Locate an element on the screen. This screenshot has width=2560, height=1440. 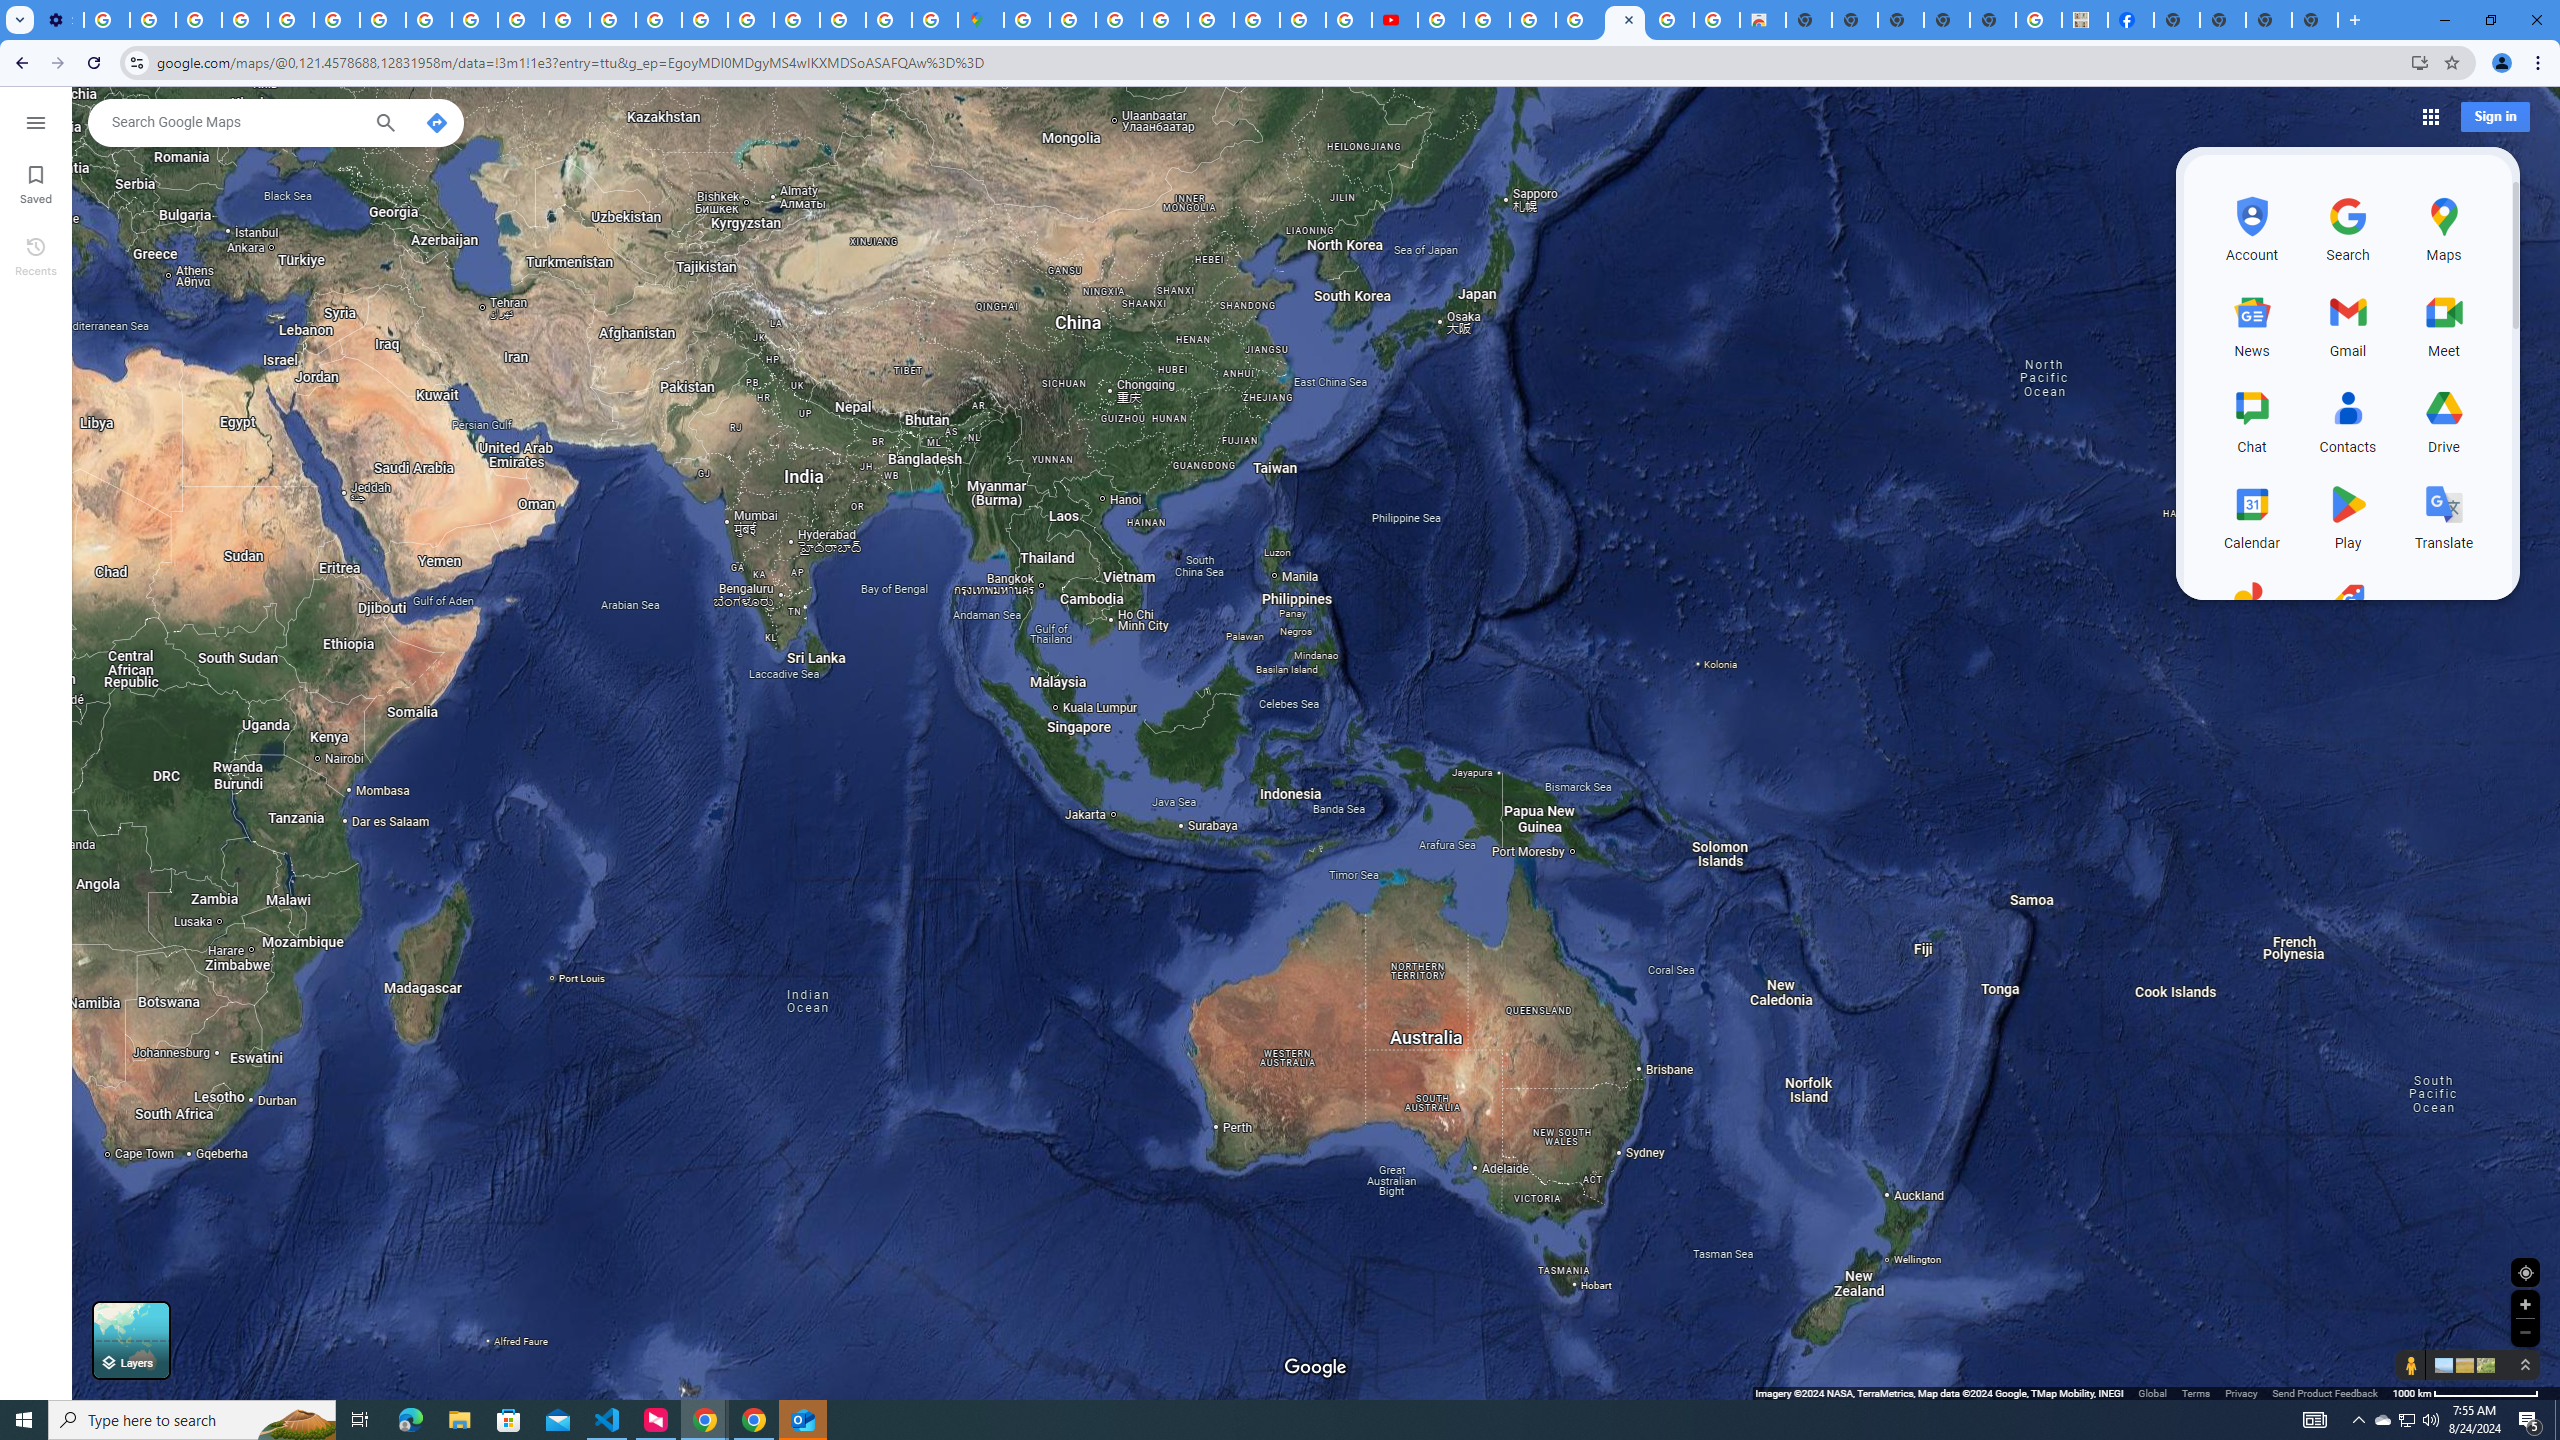
'How Chrome protects your passwords - Google Chrome Help' is located at coordinates (1439, 19).